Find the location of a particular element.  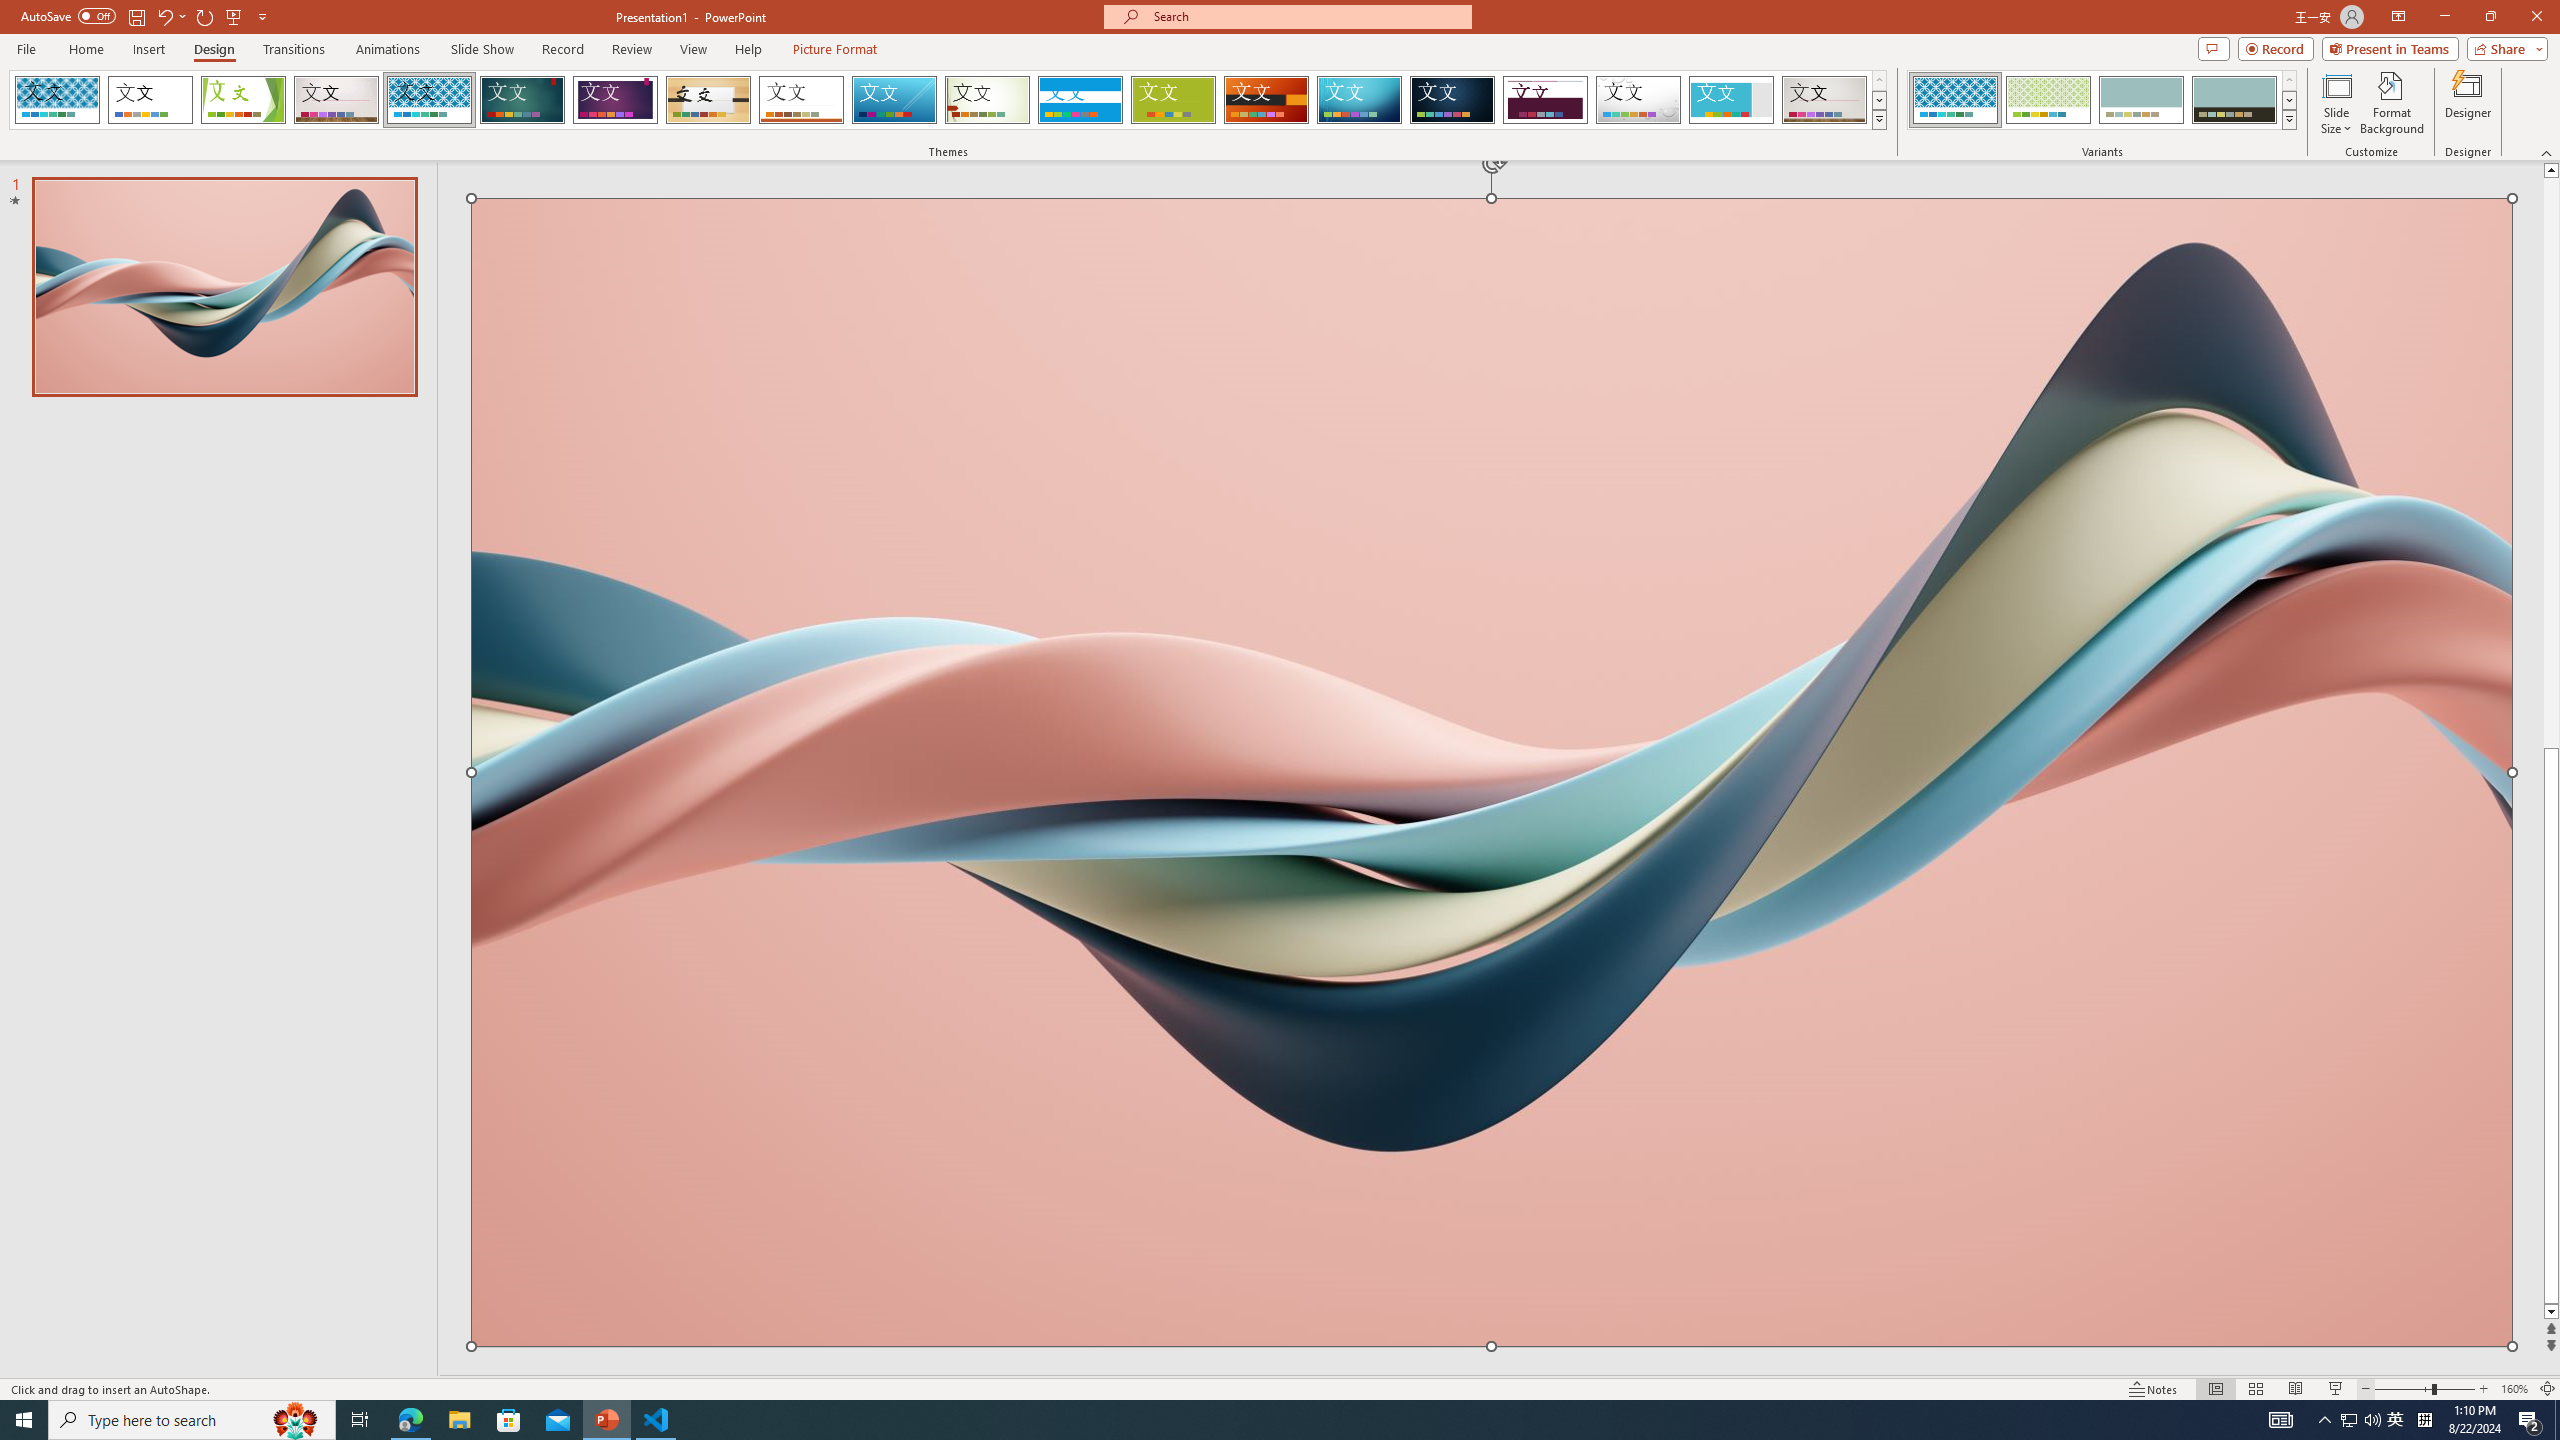

'Integral' is located at coordinates (429, 99).